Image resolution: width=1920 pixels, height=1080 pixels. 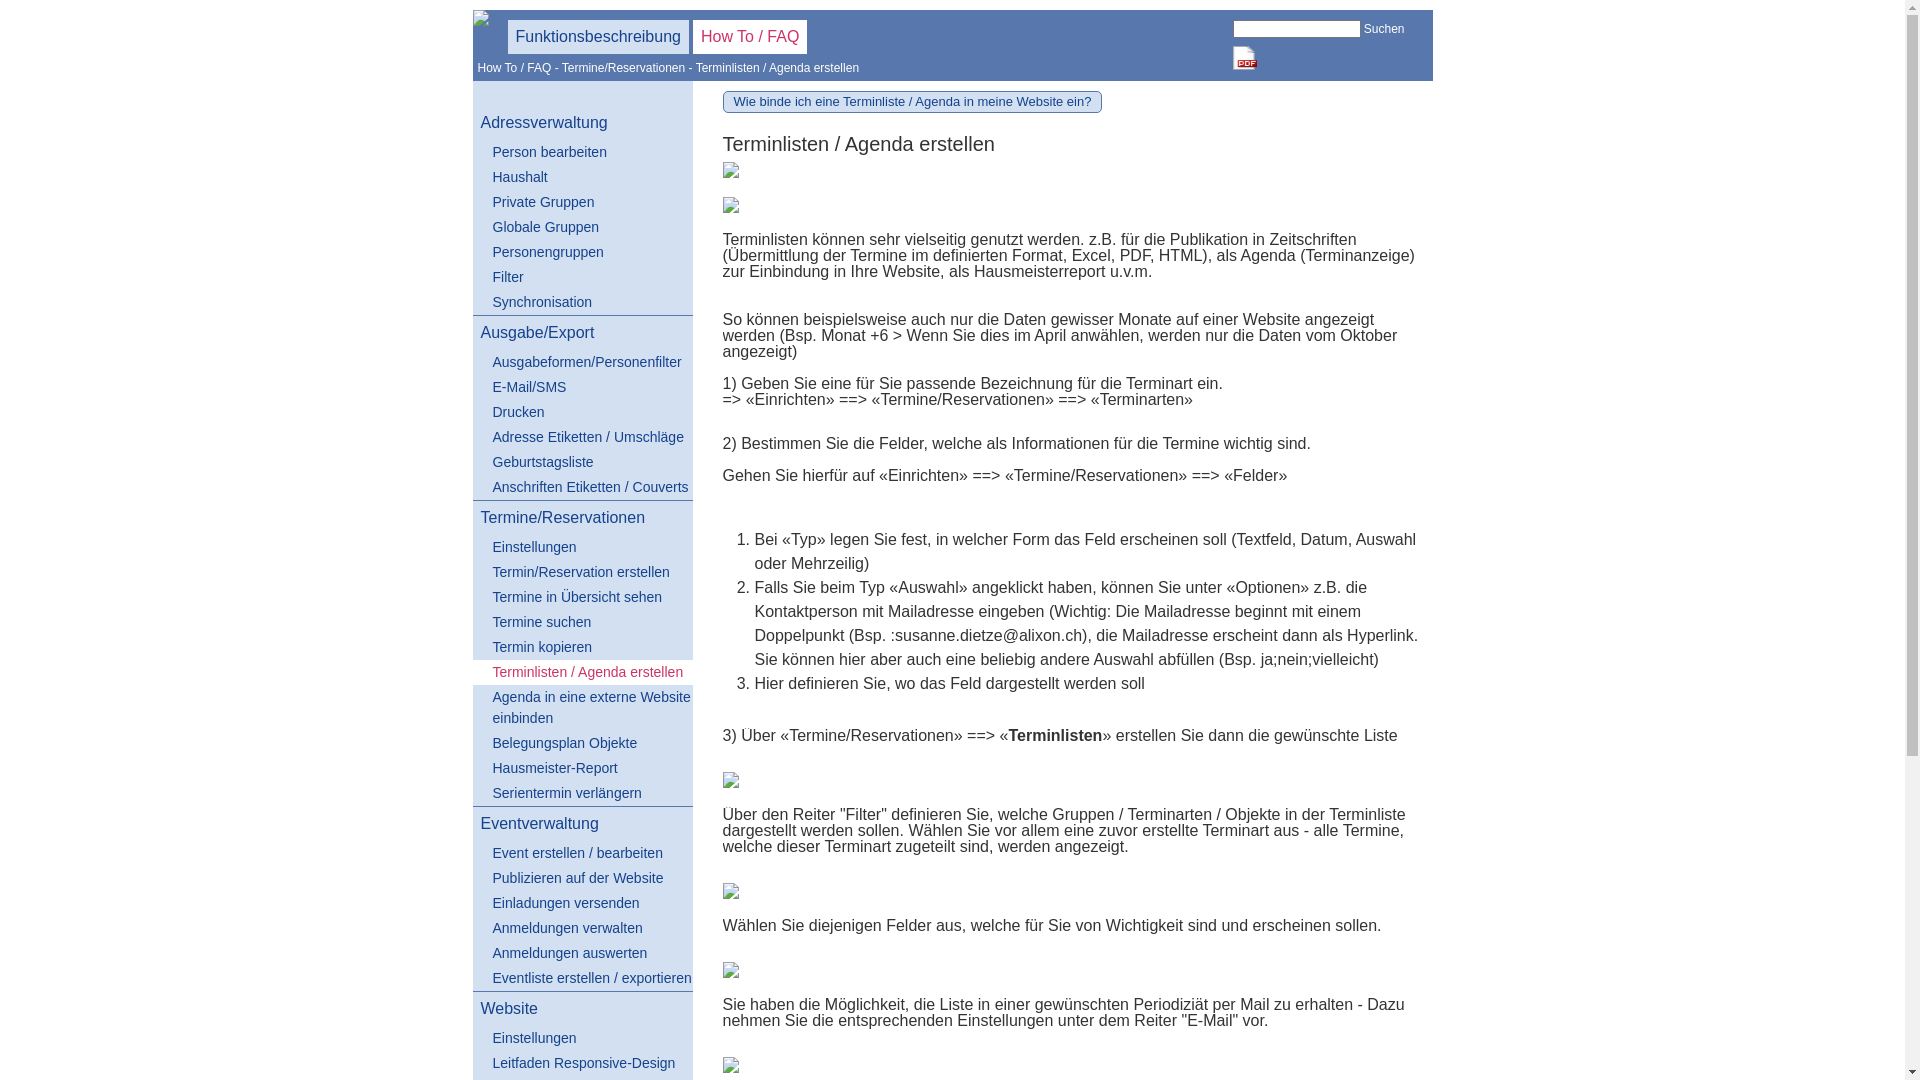 What do you see at coordinates (580, 853) in the screenshot?
I see `'Event erstellen / bearbeiten'` at bounding box center [580, 853].